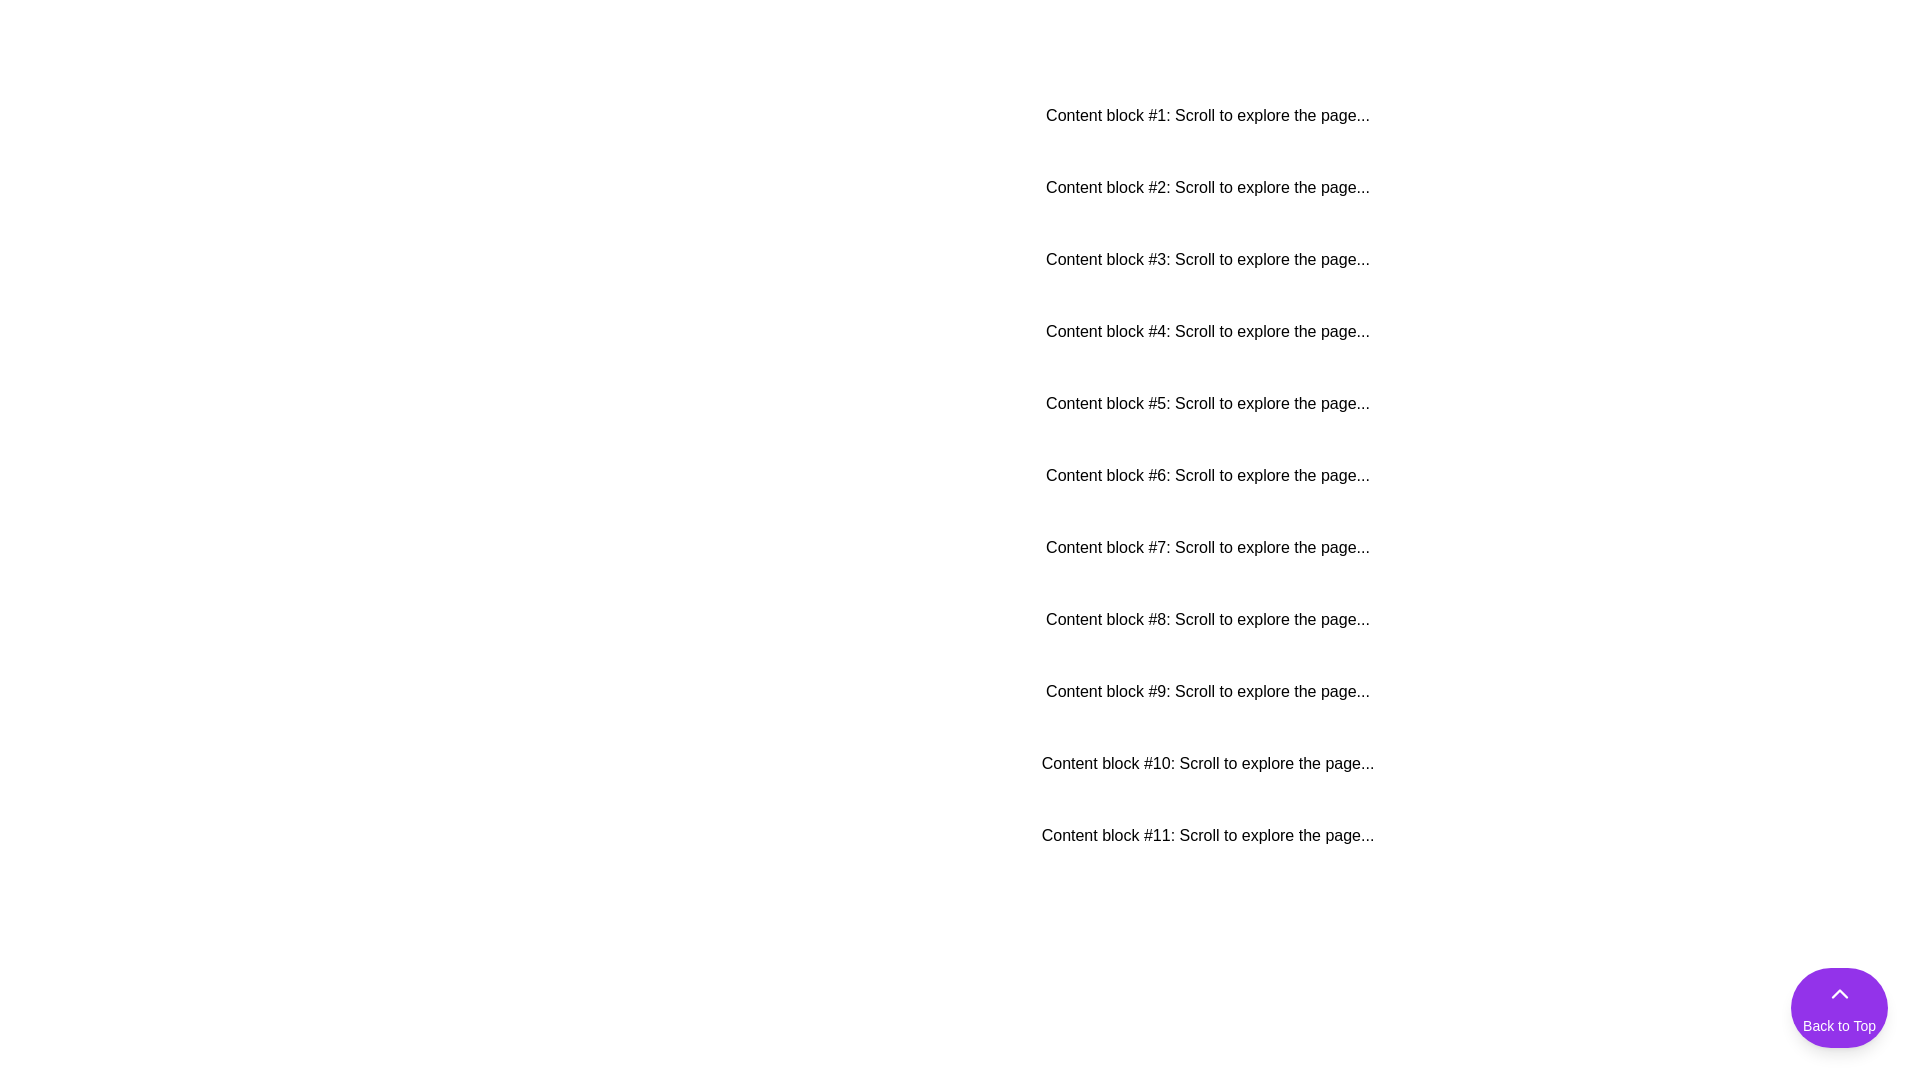  Describe the element at coordinates (1207, 547) in the screenshot. I see `the static text element displaying 'Content block #7: Scroll` at that location.